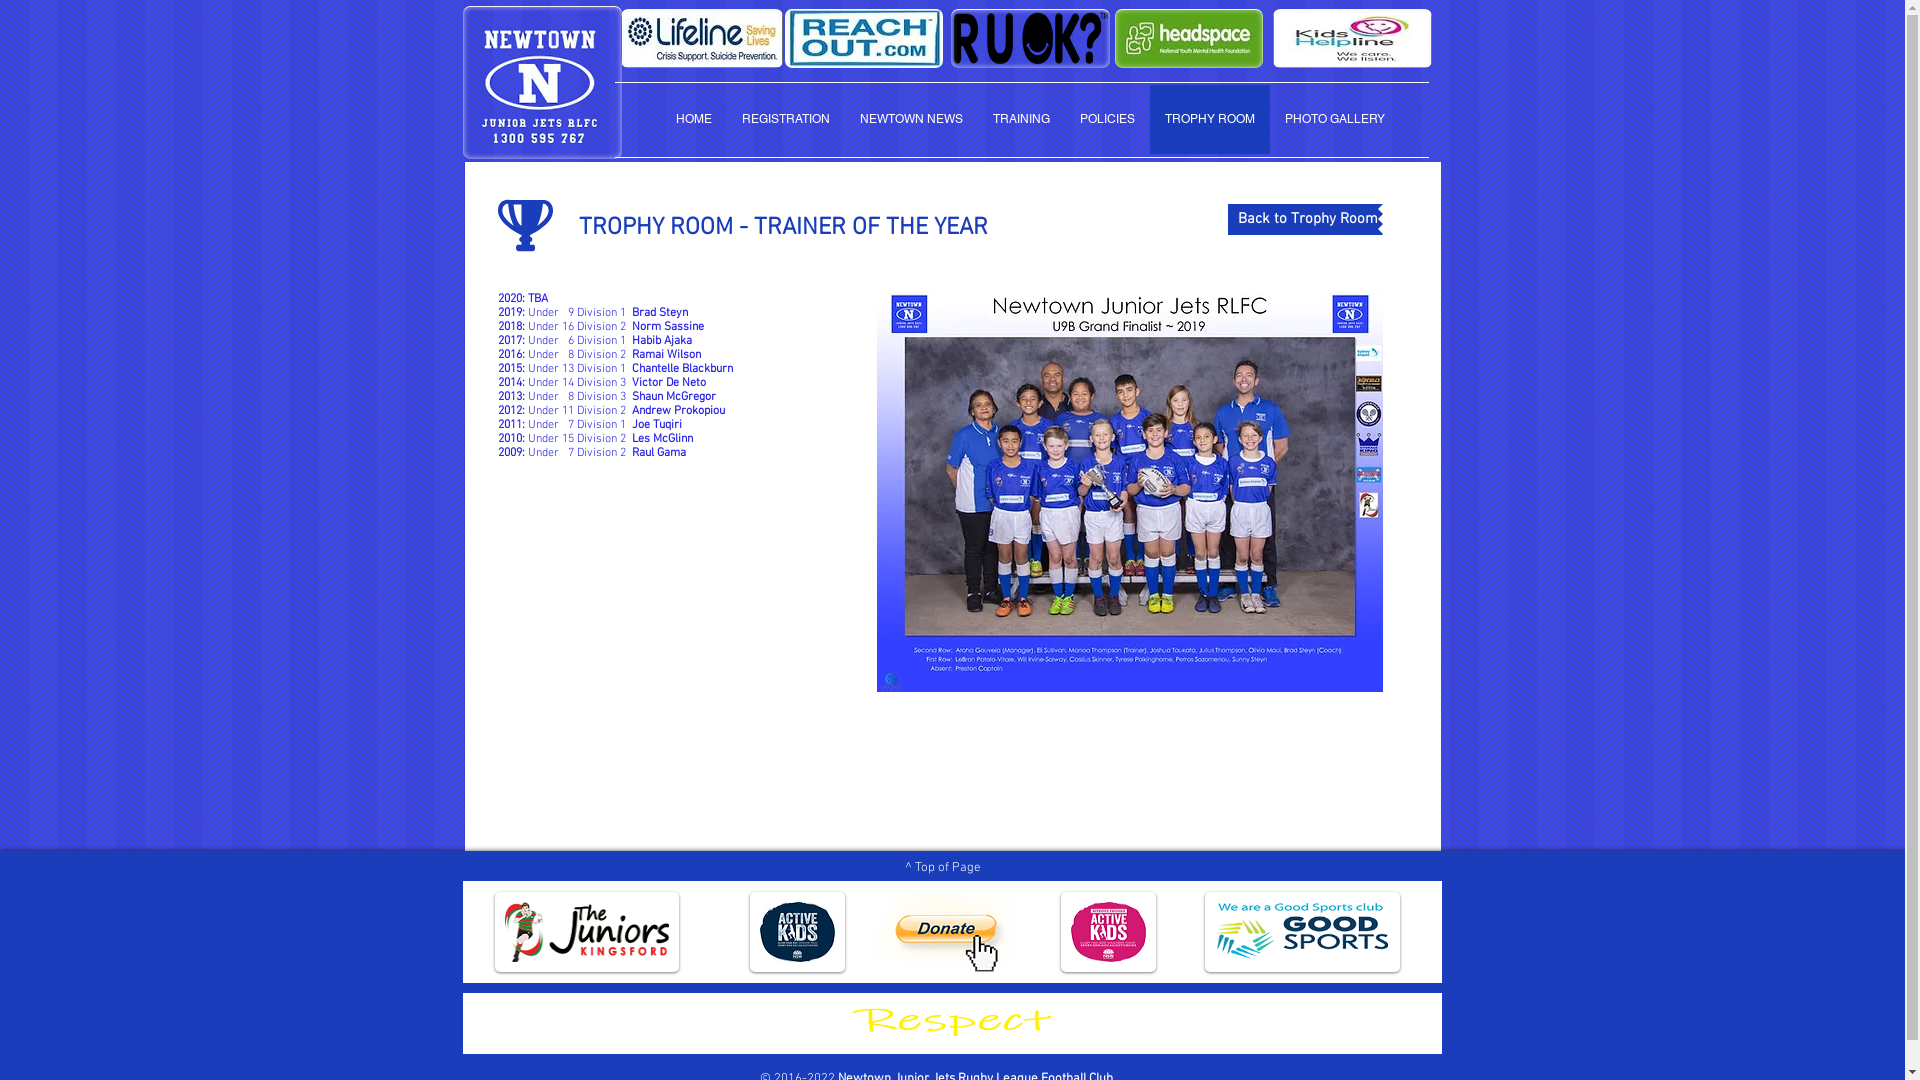 The height and width of the screenshot is (1080, 1920). Describe the element at coordinates (541, 81) in the screenshot. I see `'newtown-junior-jets-rlfc.png'` at that location.